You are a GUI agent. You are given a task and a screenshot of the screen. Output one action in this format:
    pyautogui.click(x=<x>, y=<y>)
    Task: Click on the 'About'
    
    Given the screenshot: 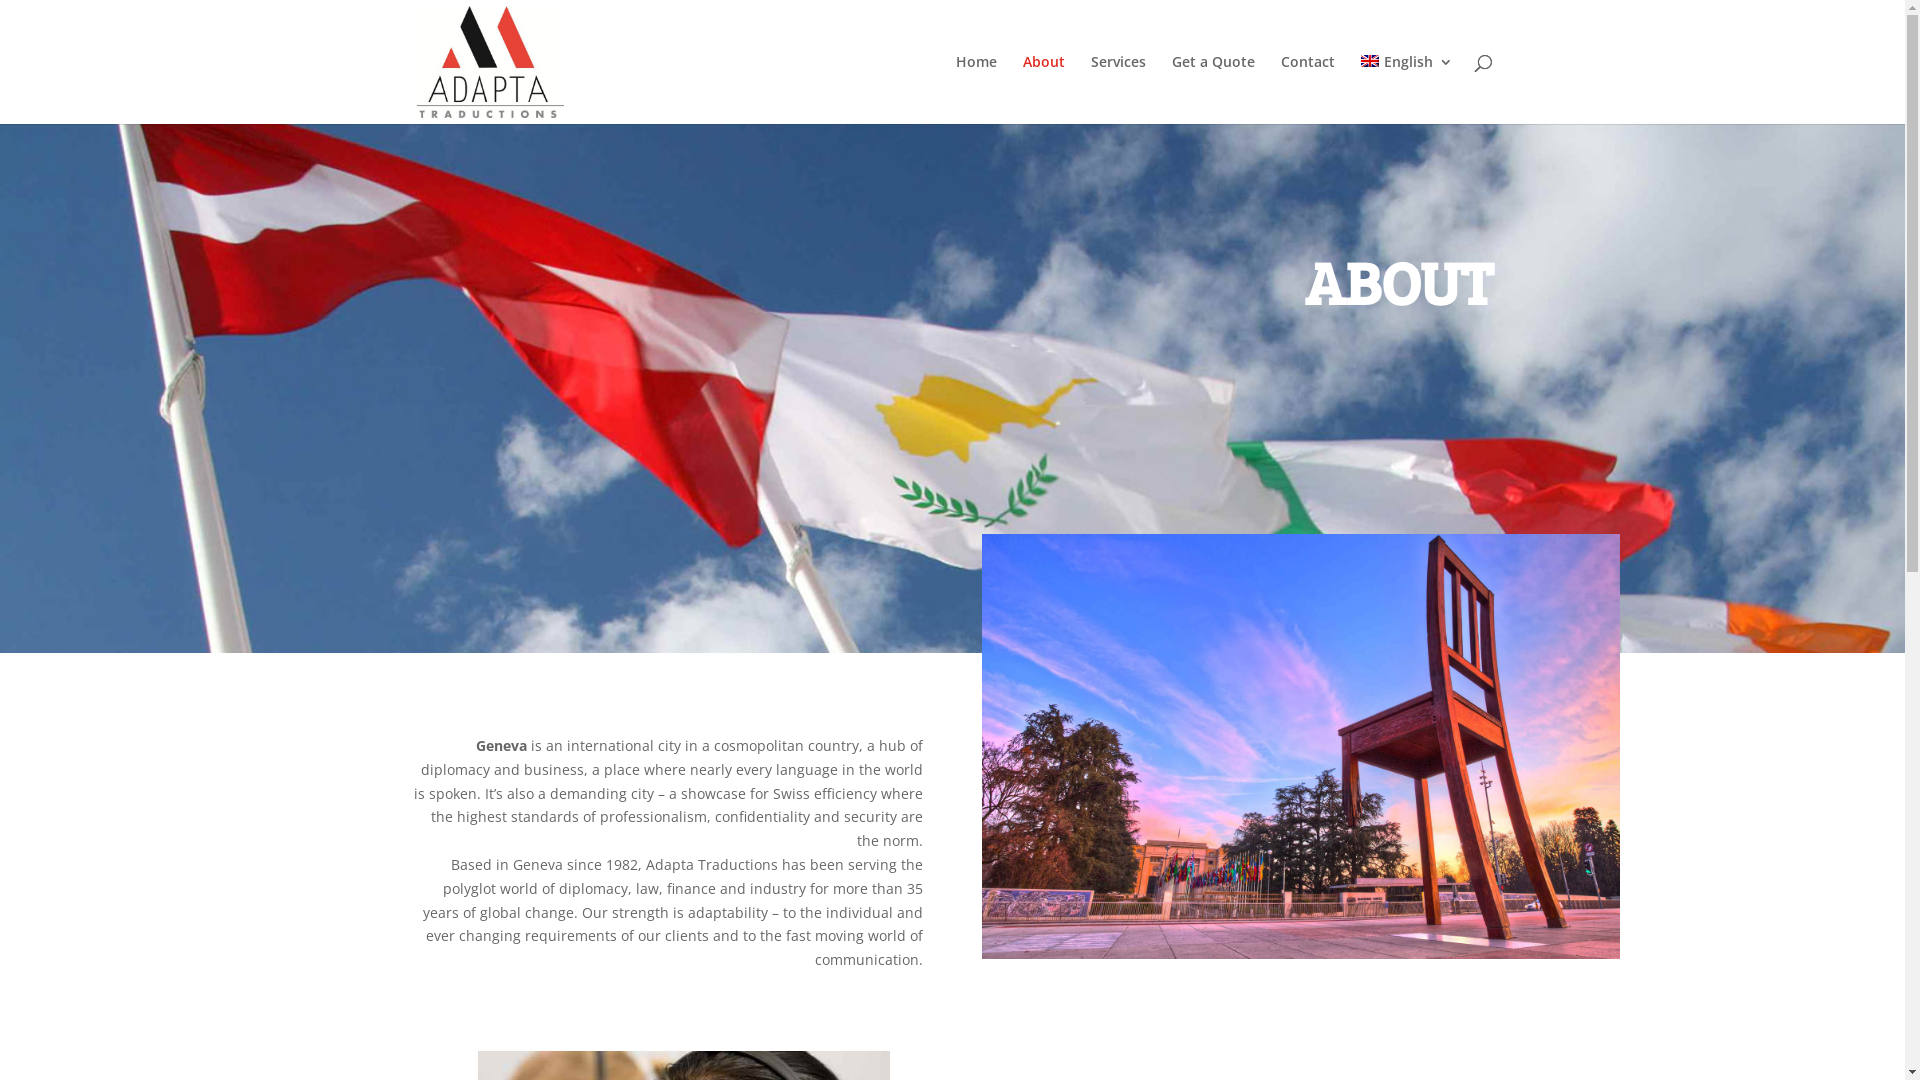 What is the action you would take?
    pyautogui.click(x=1042, y=88)
    